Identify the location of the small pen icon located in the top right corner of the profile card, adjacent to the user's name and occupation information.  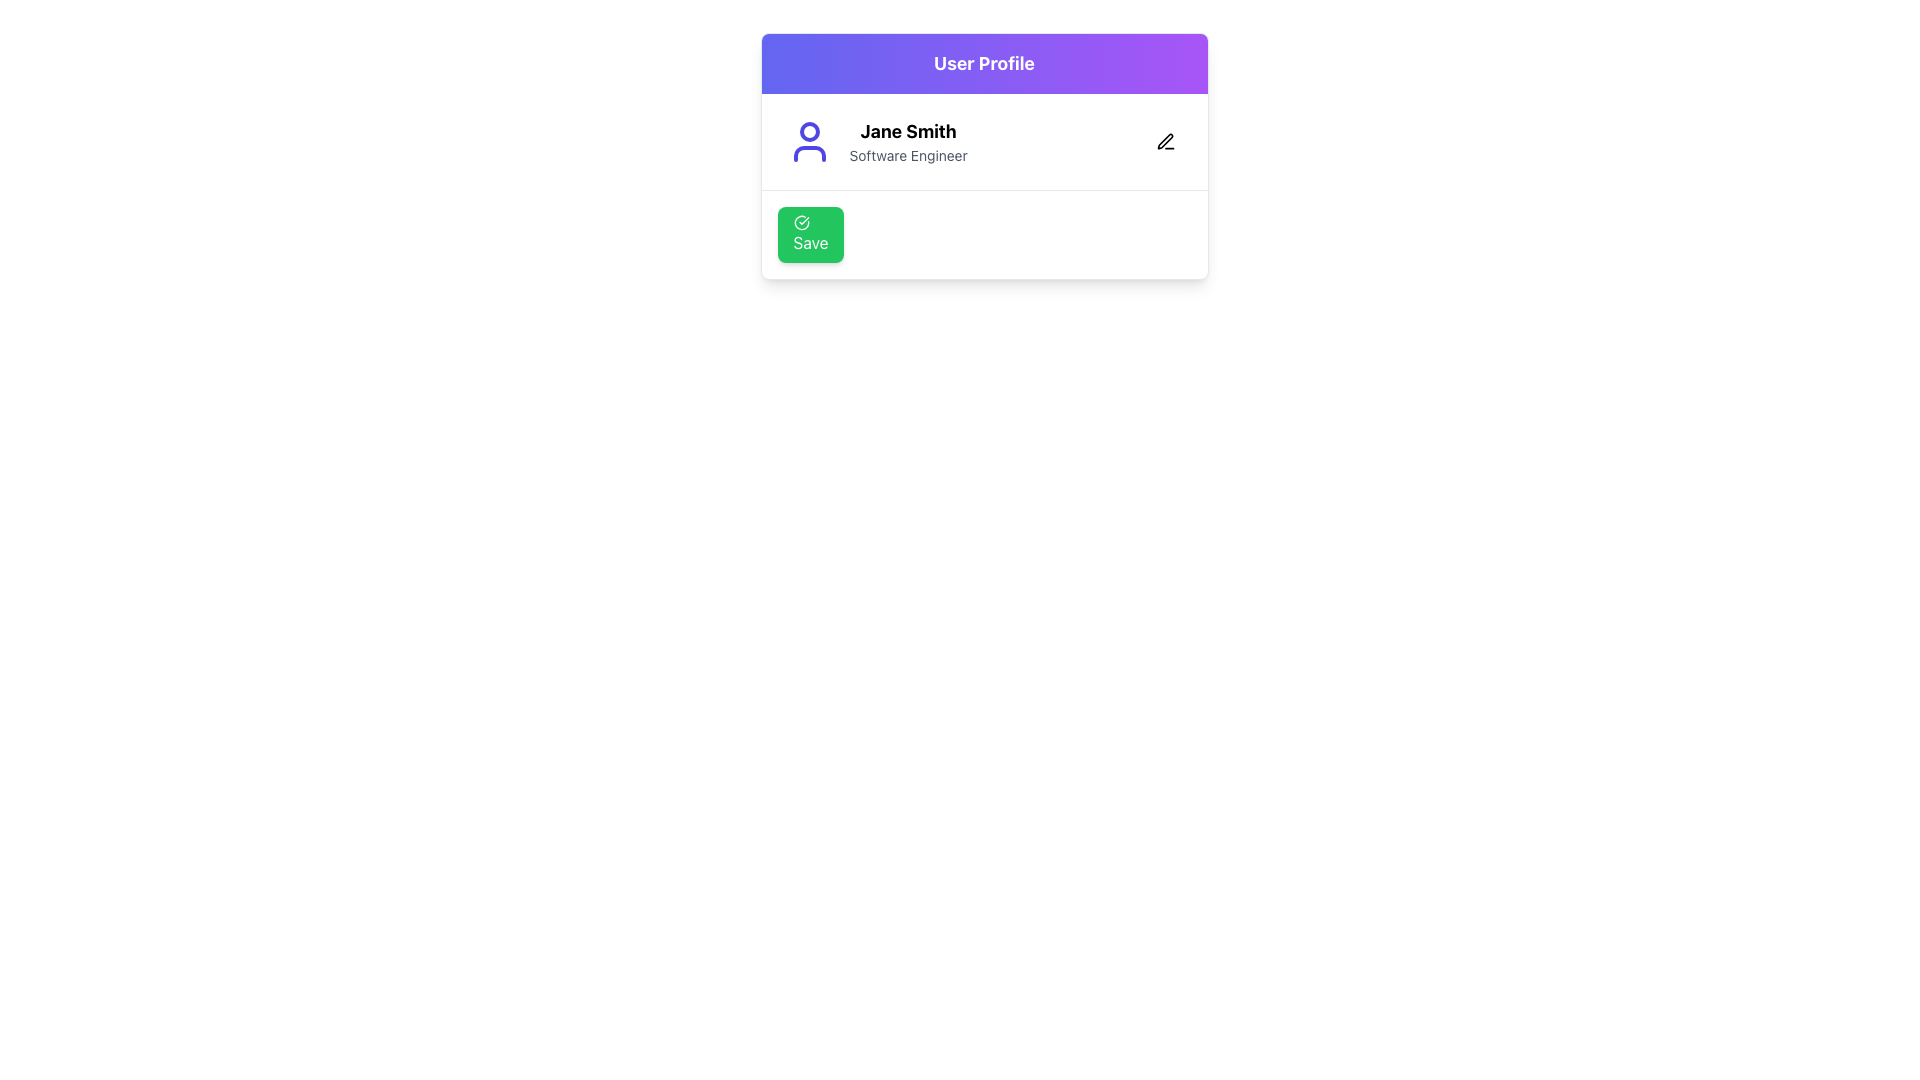
(1165, 140).